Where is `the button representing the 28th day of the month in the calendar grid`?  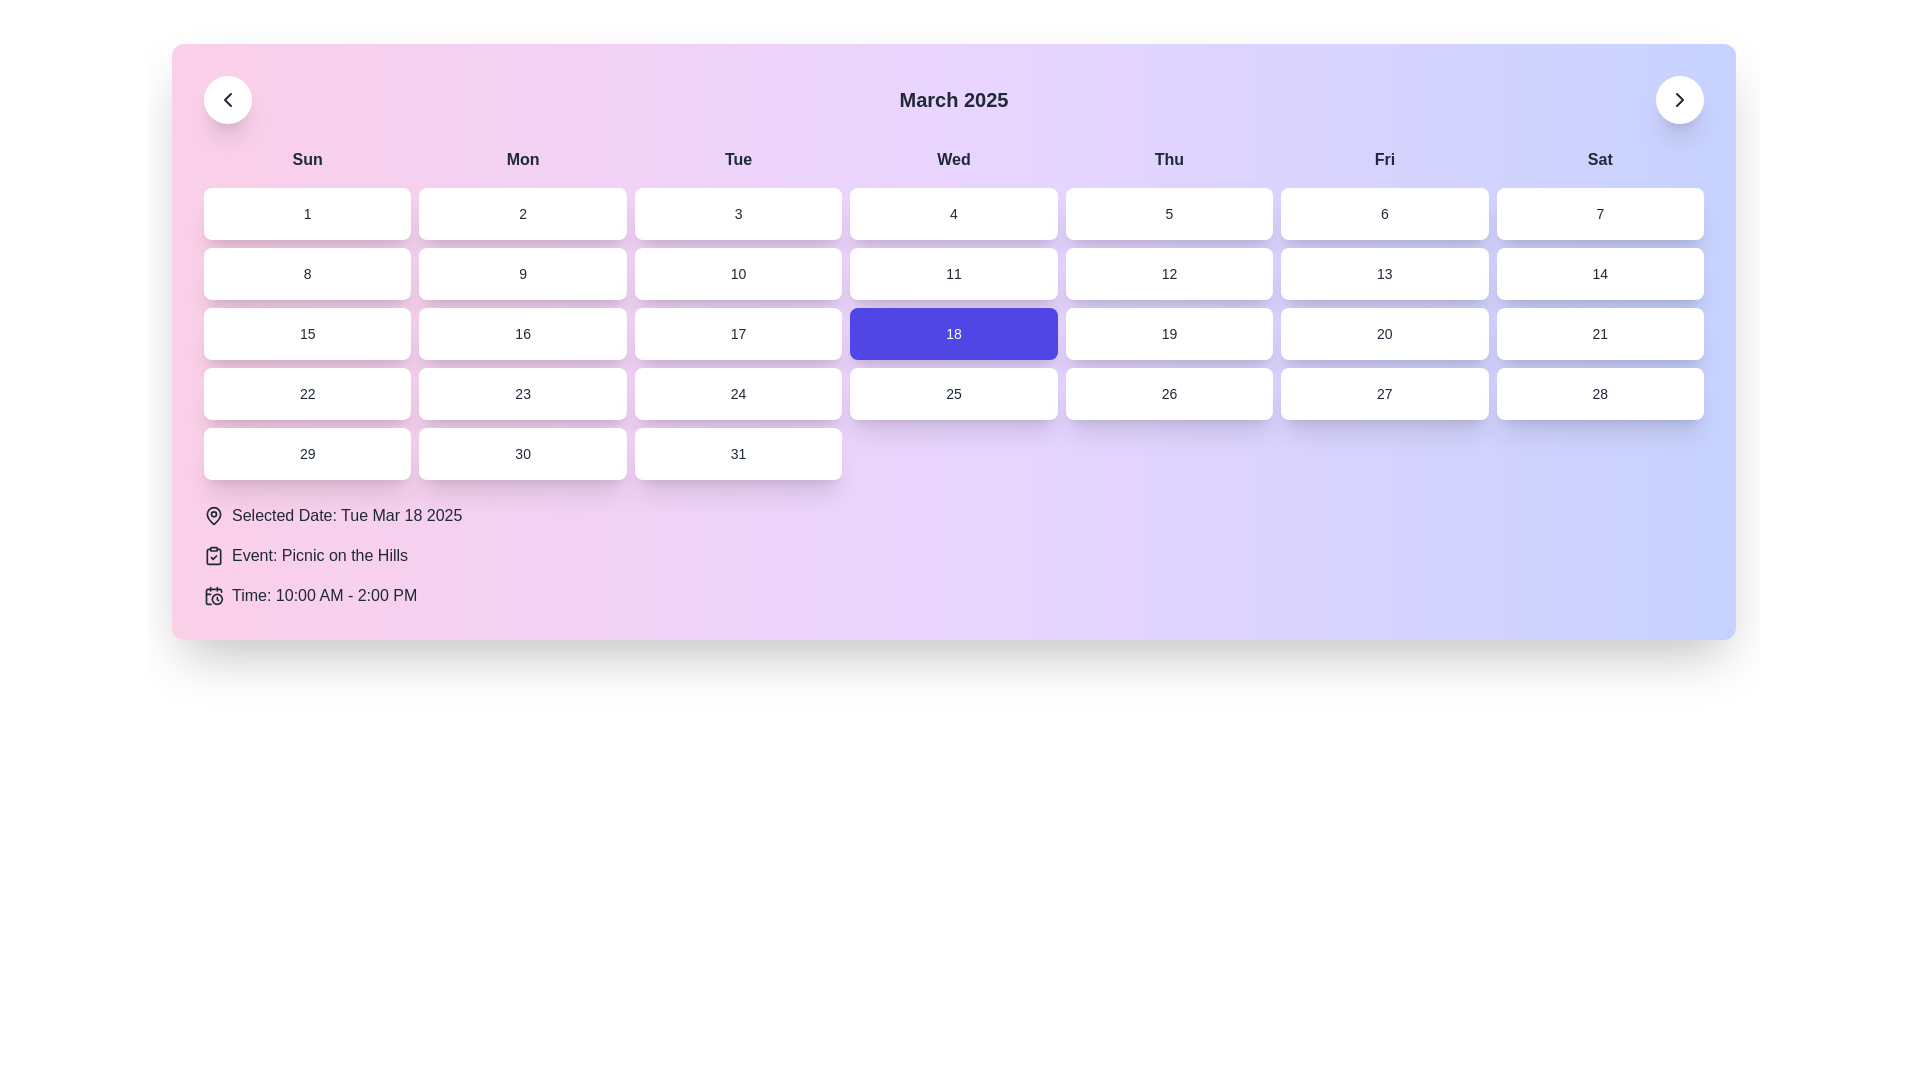 the button representing the 28th day of the month in the calendar grid is located at coordinates (1600, 393).